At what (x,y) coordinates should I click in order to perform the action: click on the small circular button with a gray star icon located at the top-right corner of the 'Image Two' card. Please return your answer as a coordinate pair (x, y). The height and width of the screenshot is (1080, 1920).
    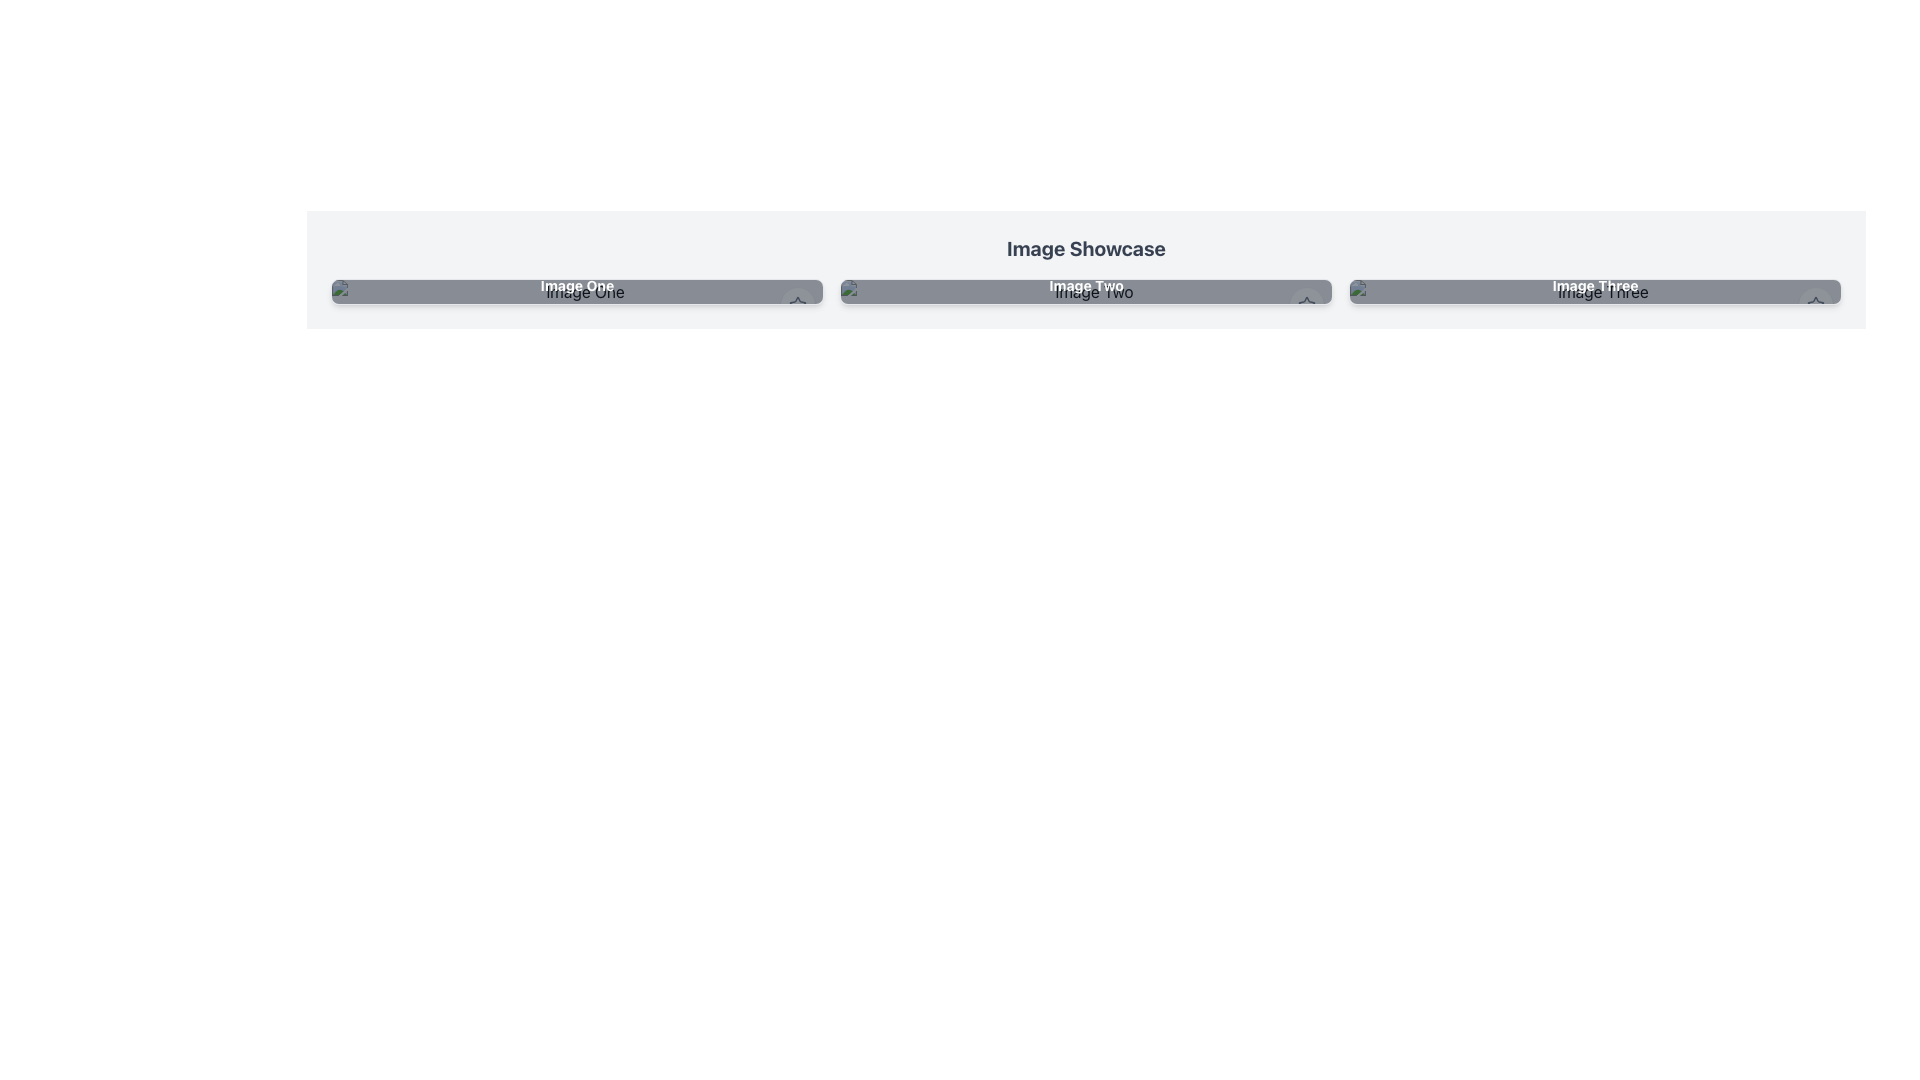
    Looking at the image, I should click on (1306, 304).